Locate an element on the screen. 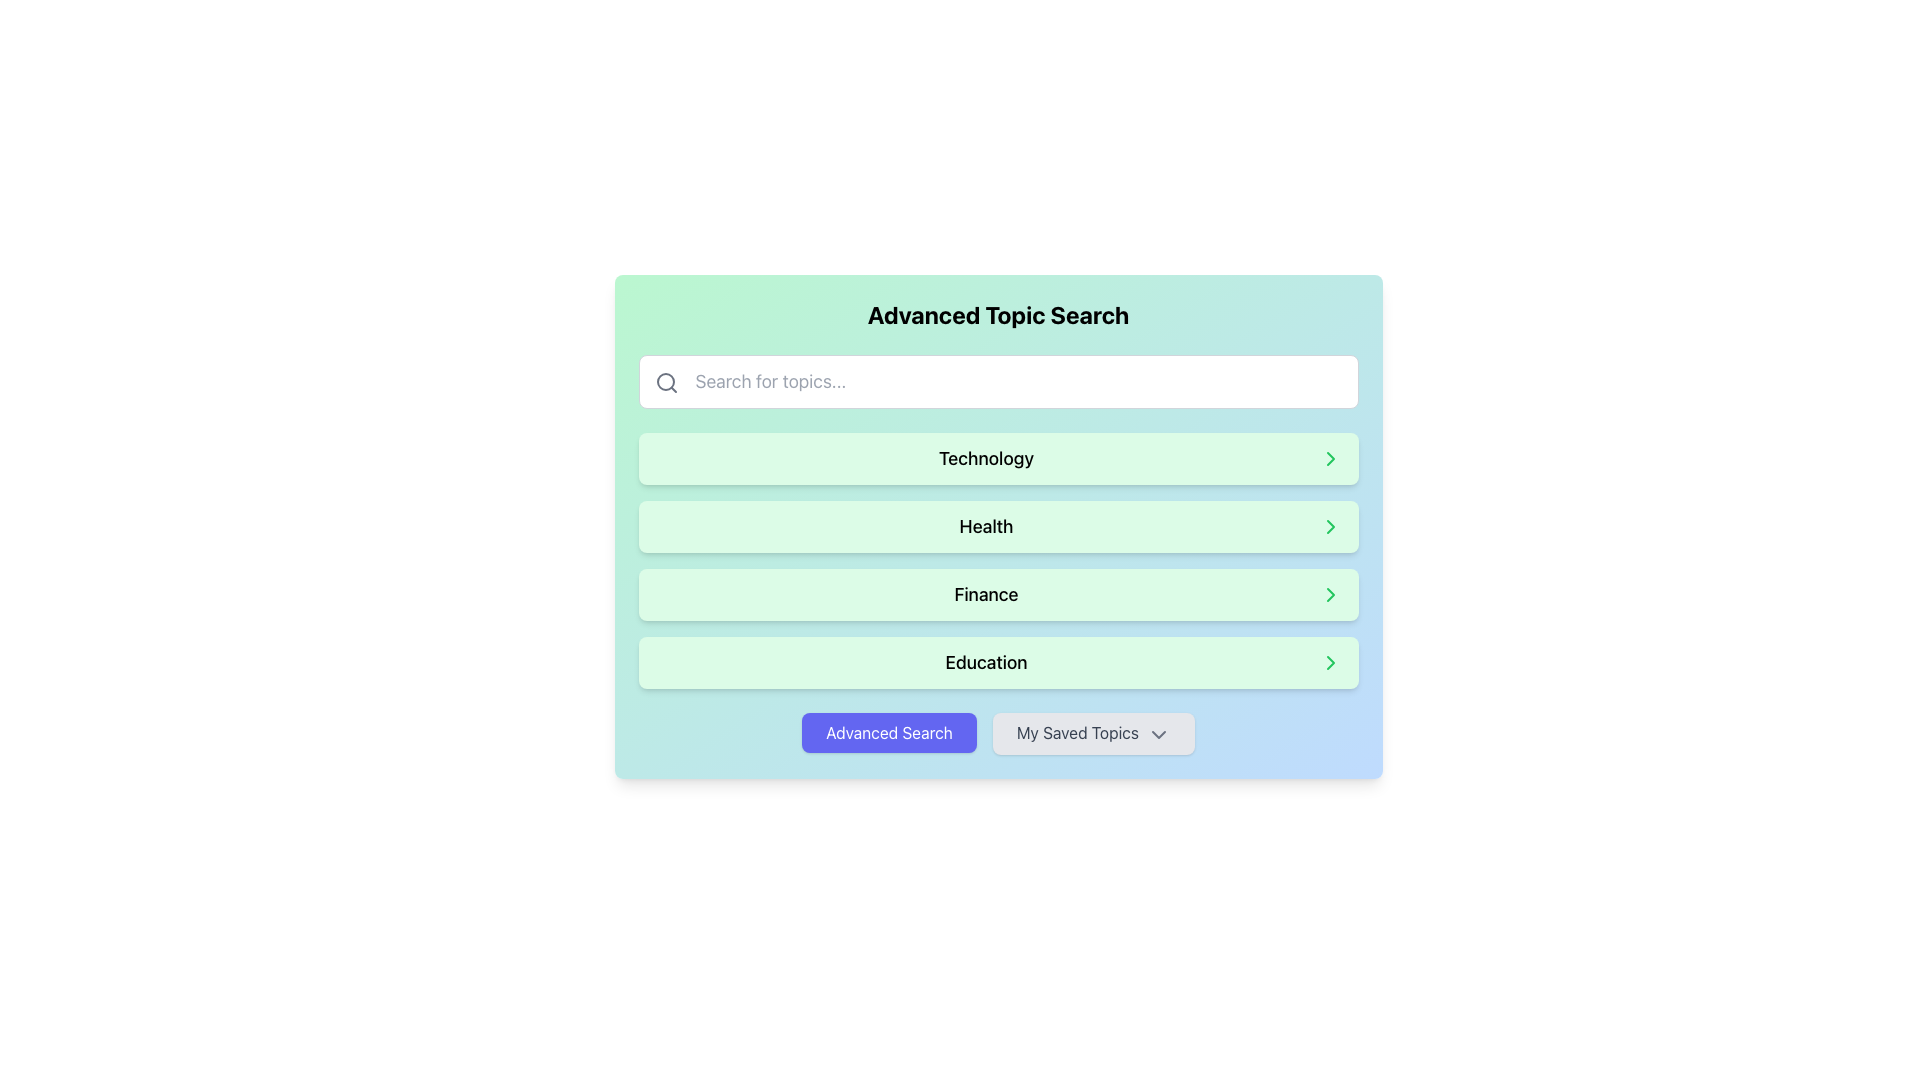  the first button is located at coordinates (887, 732).